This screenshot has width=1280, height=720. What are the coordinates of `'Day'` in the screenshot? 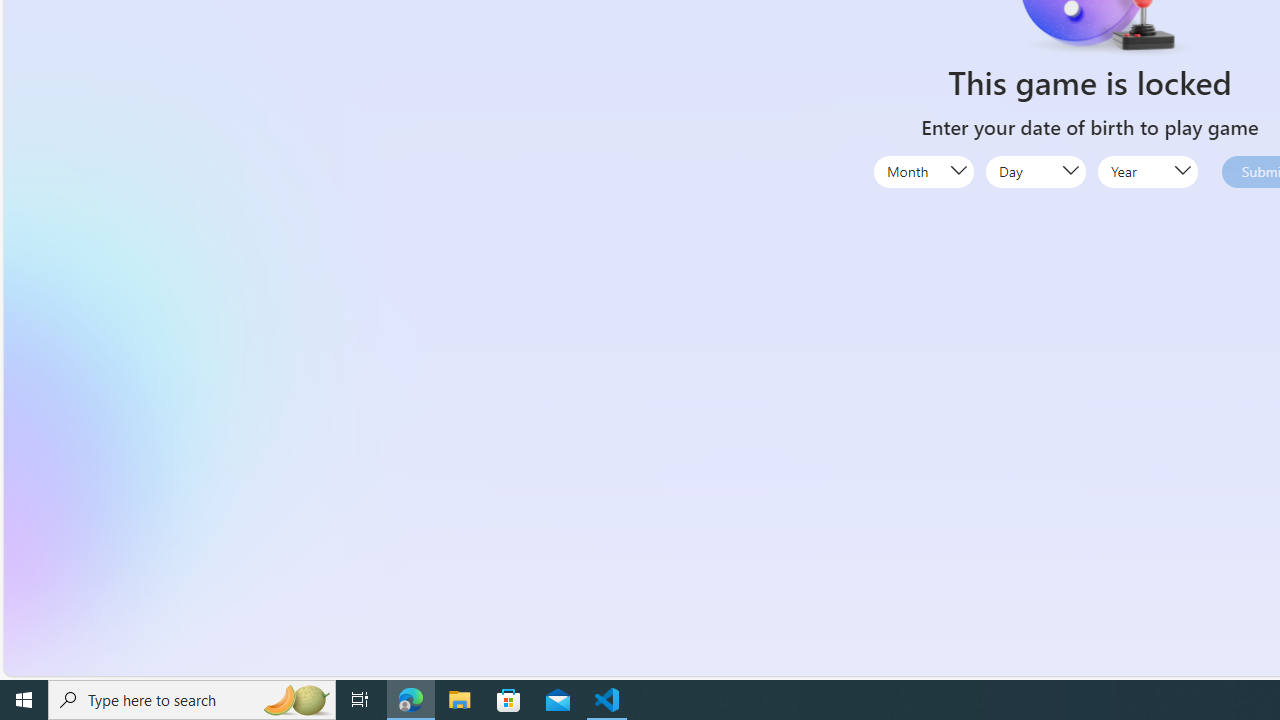 It's located at (1035, 170).